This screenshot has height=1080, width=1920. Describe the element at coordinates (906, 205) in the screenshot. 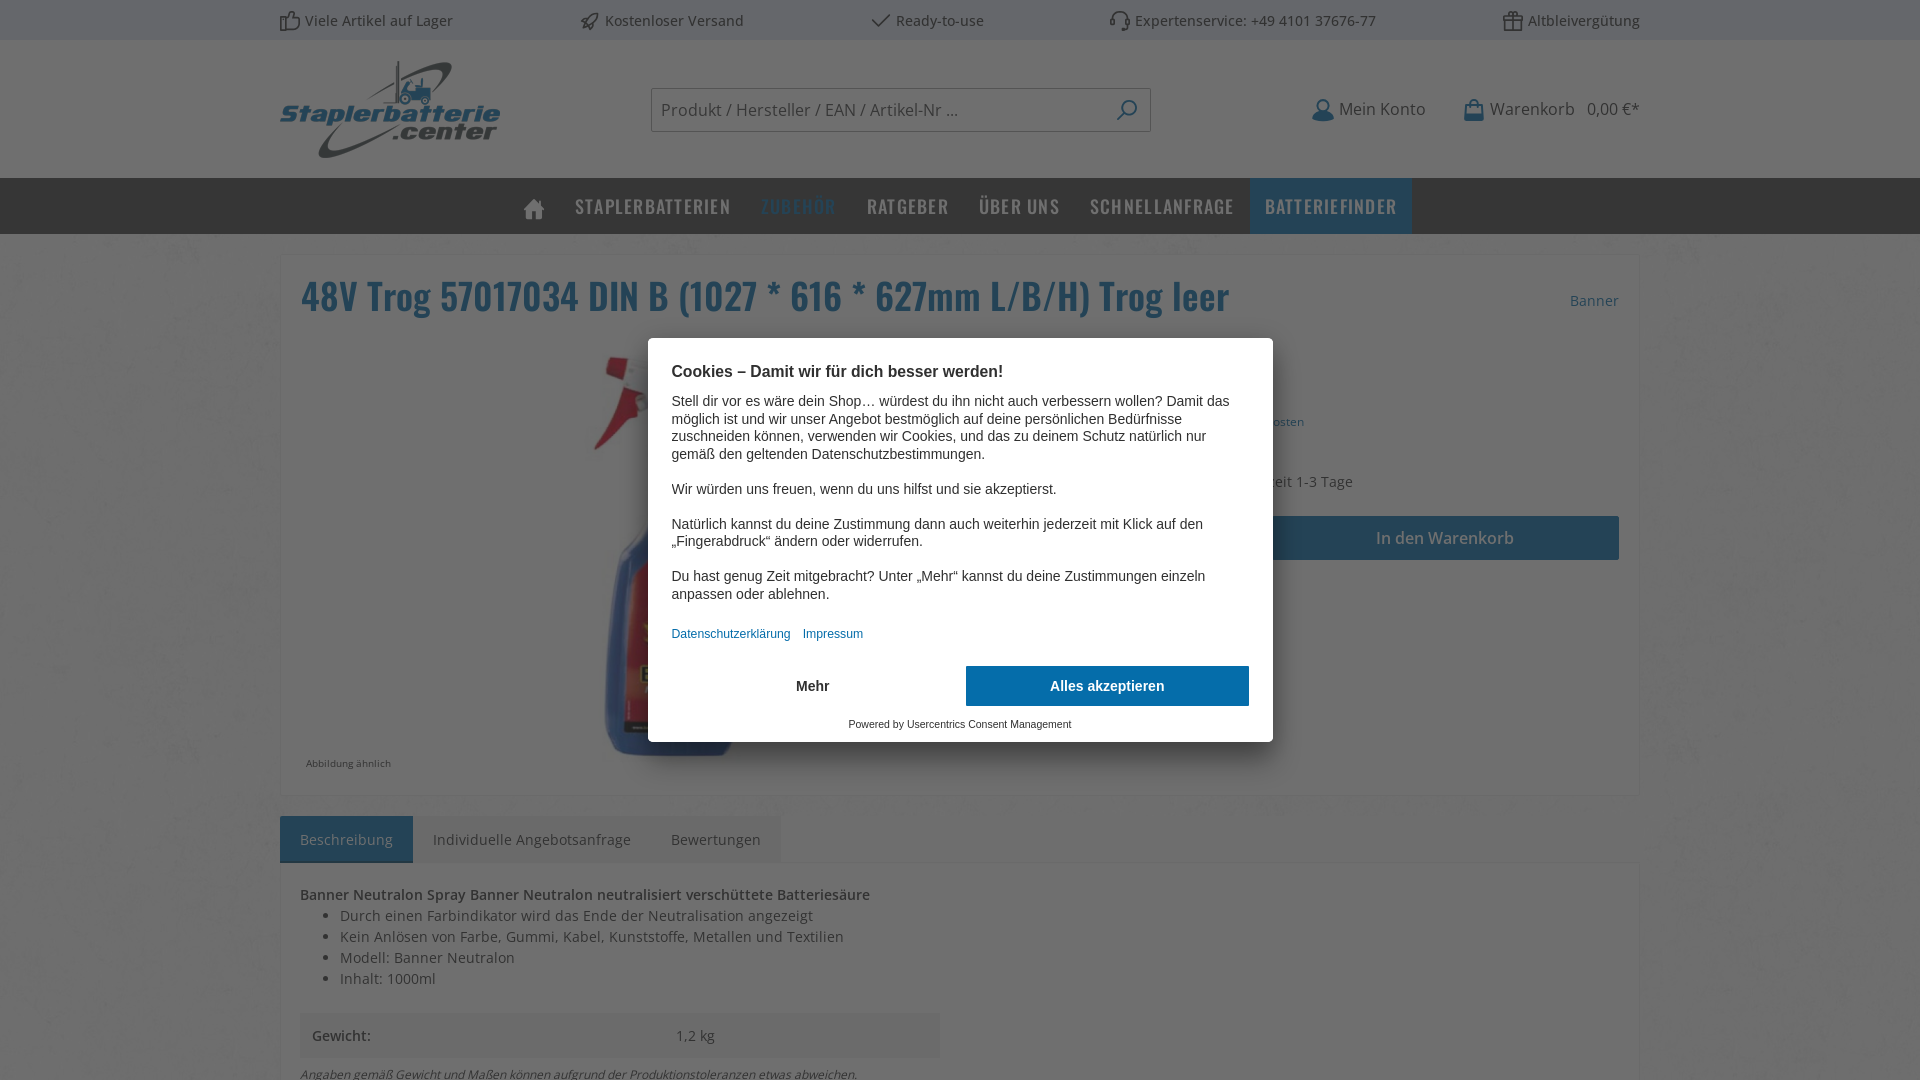

I see `'RATGEBER'` at that location.